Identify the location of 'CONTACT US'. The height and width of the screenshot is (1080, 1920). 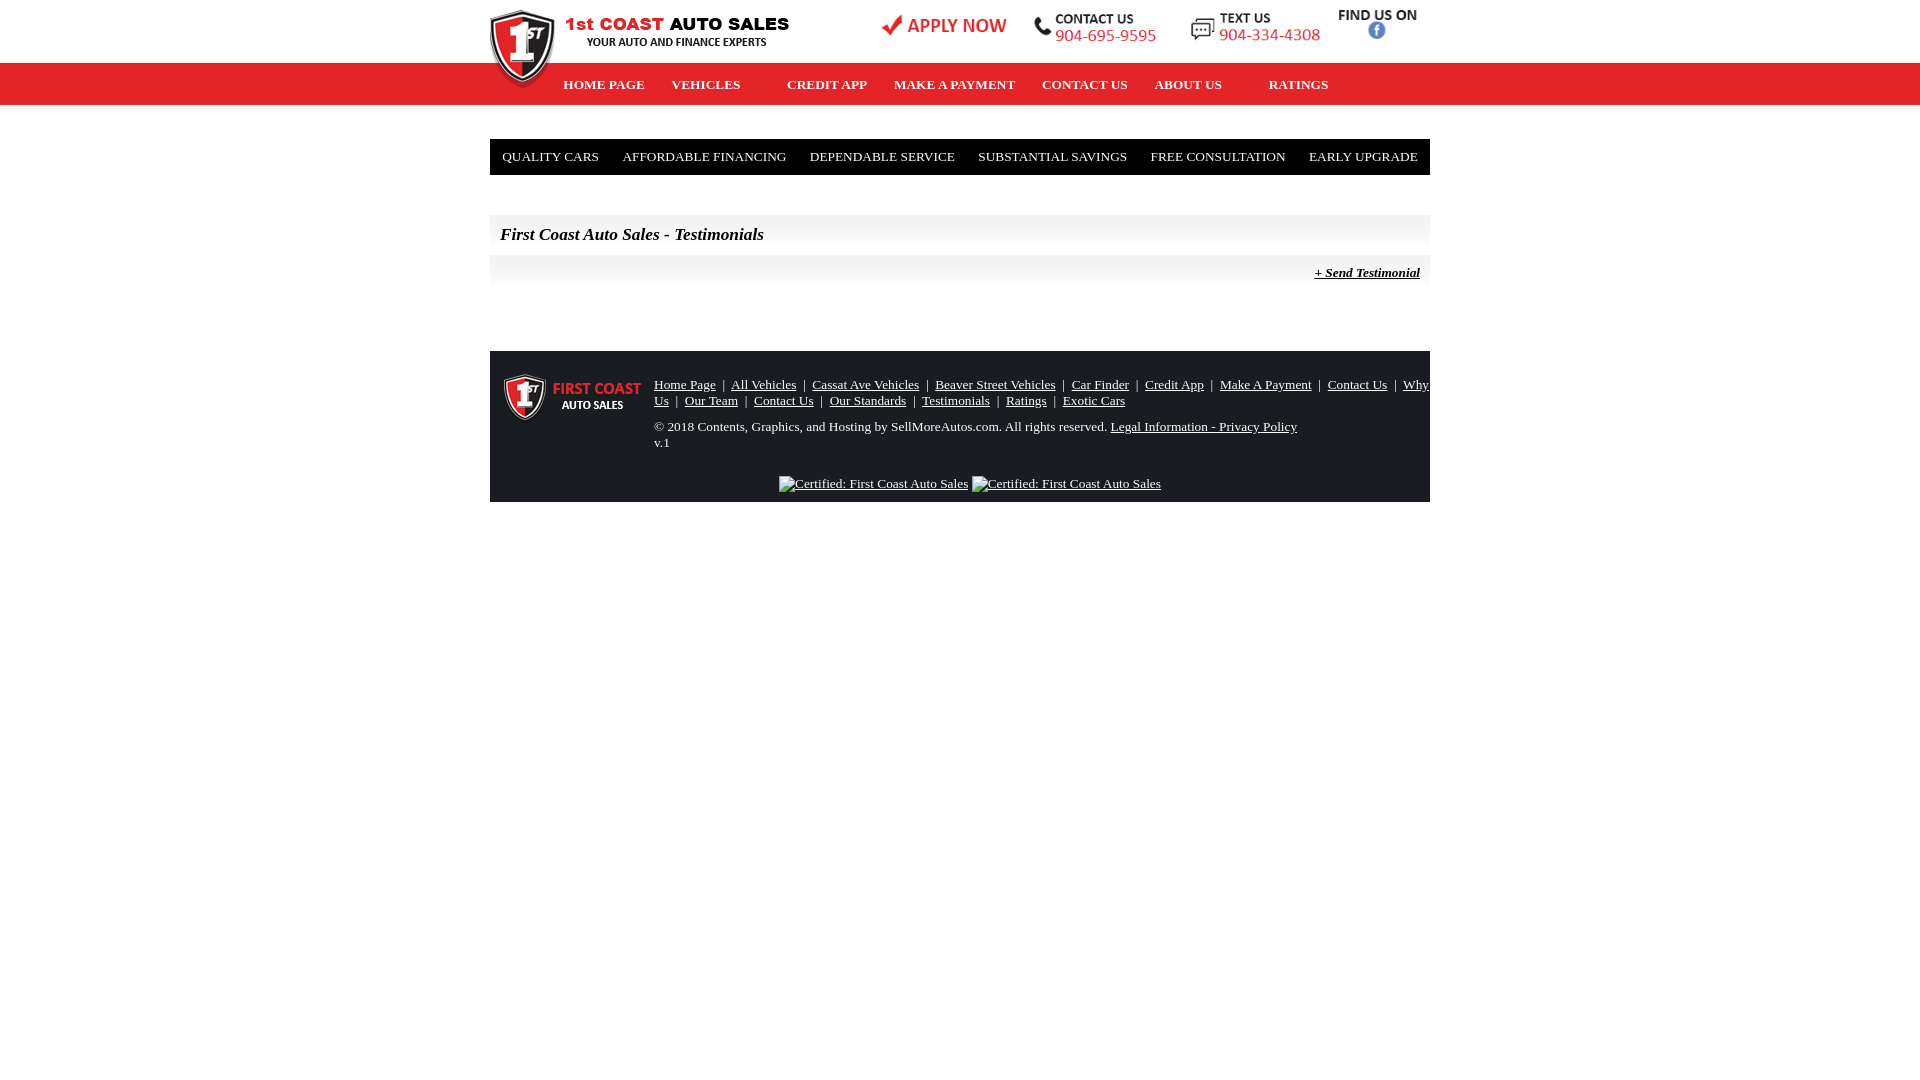
(1028, 83).